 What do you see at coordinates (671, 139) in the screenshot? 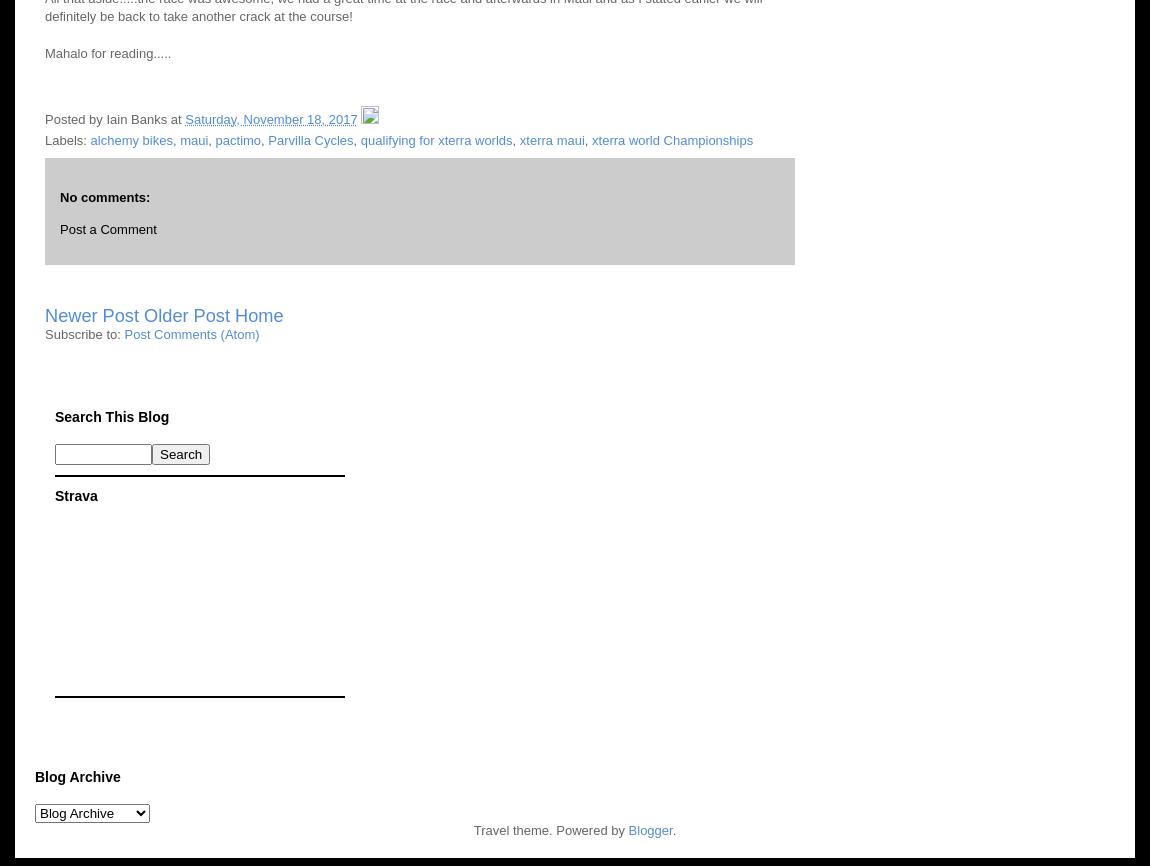
I see `'xterra world Championships'` at bounding box center [671, 139].